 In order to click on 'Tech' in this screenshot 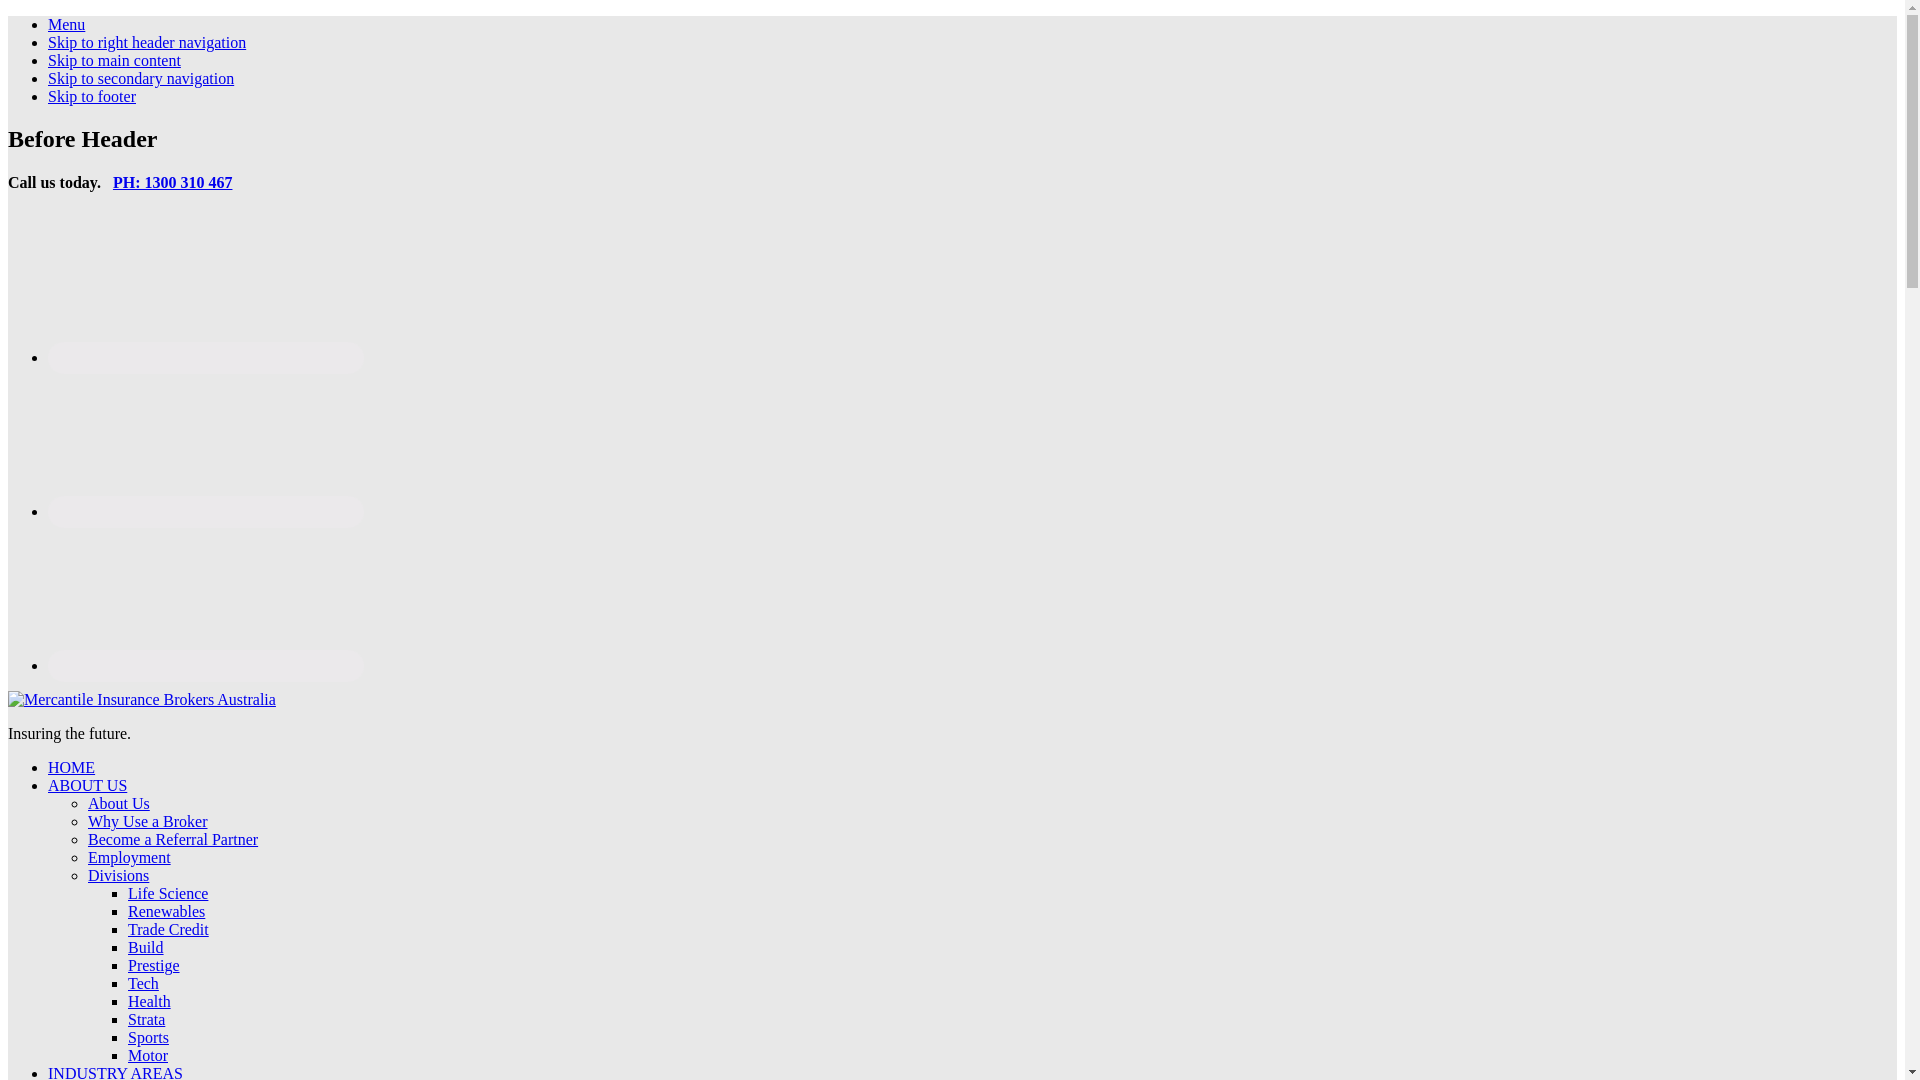, I will do `click(142, 982)`.